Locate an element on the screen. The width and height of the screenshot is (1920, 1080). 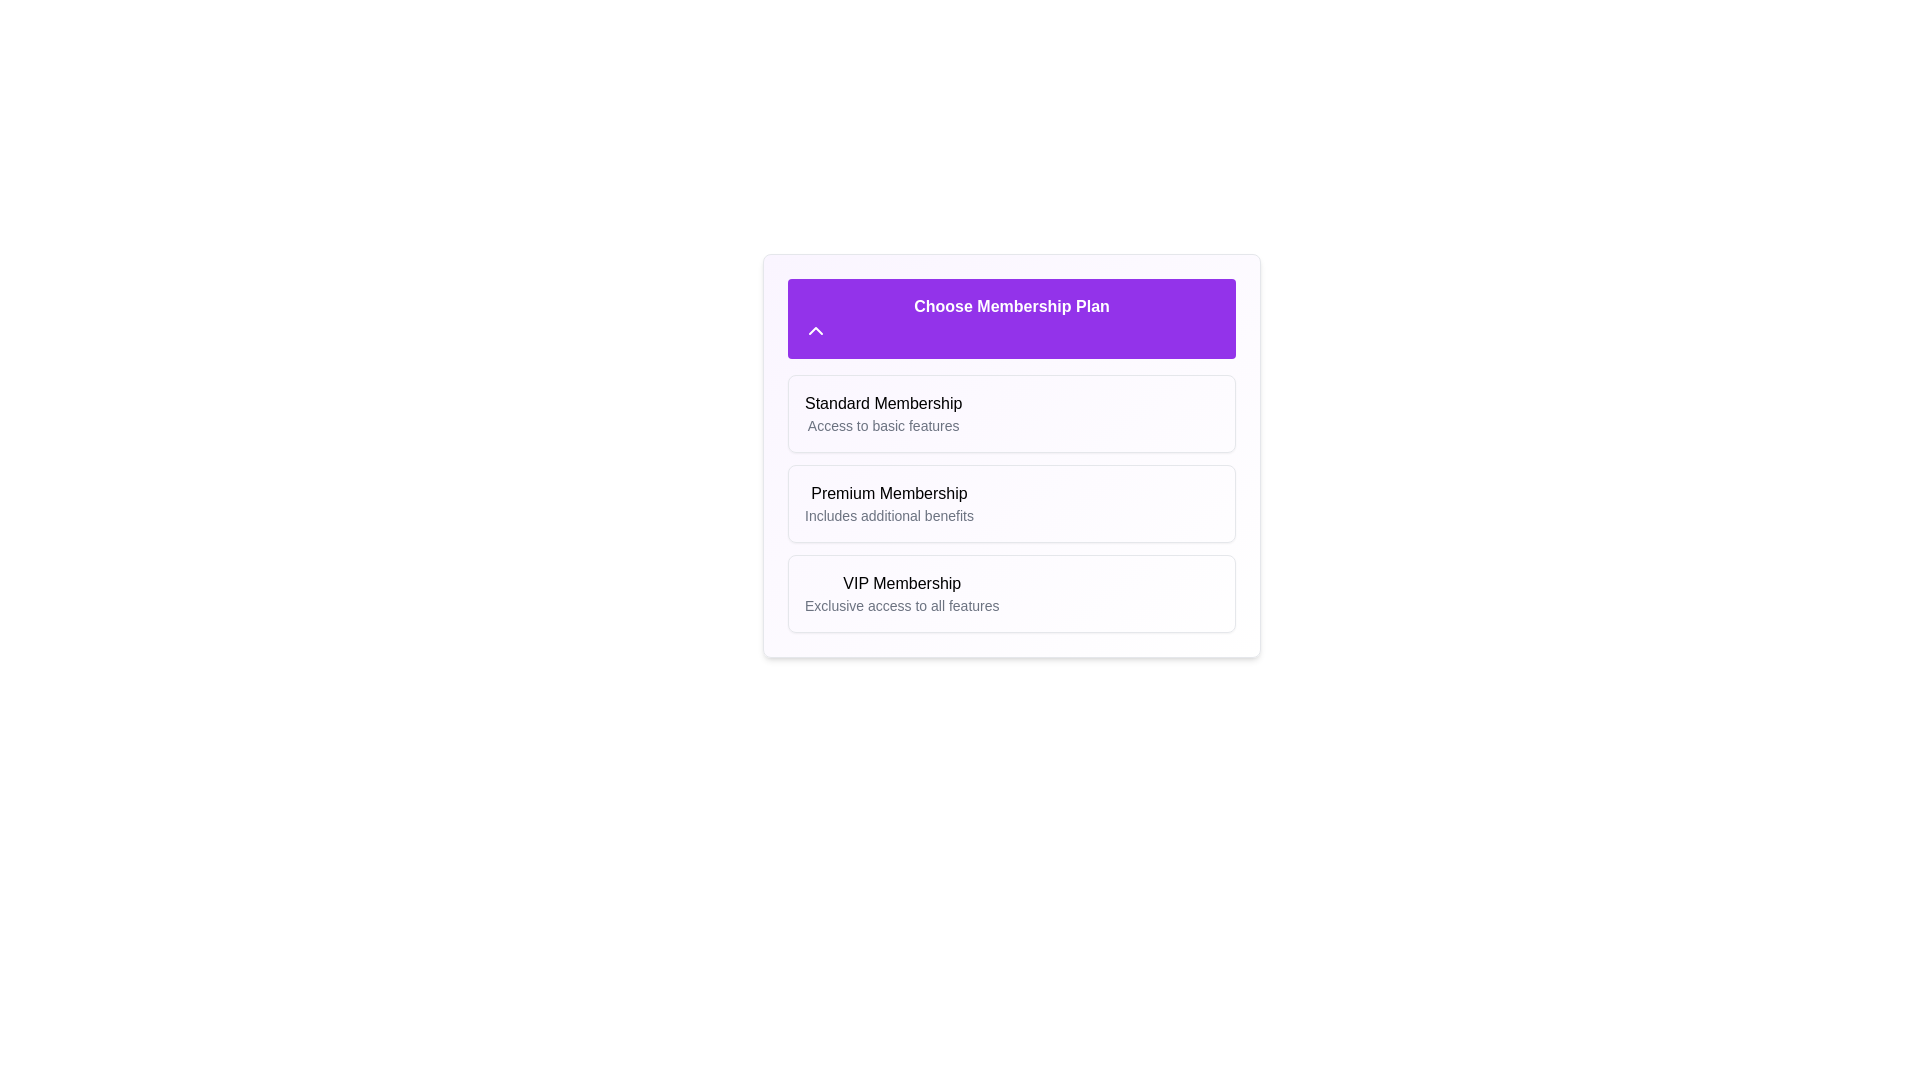
the static text label that serves as the title for the second membership plan, positioned between 'Standard Membership' and 'VIP Membership' is located at coordinates (888, 493).